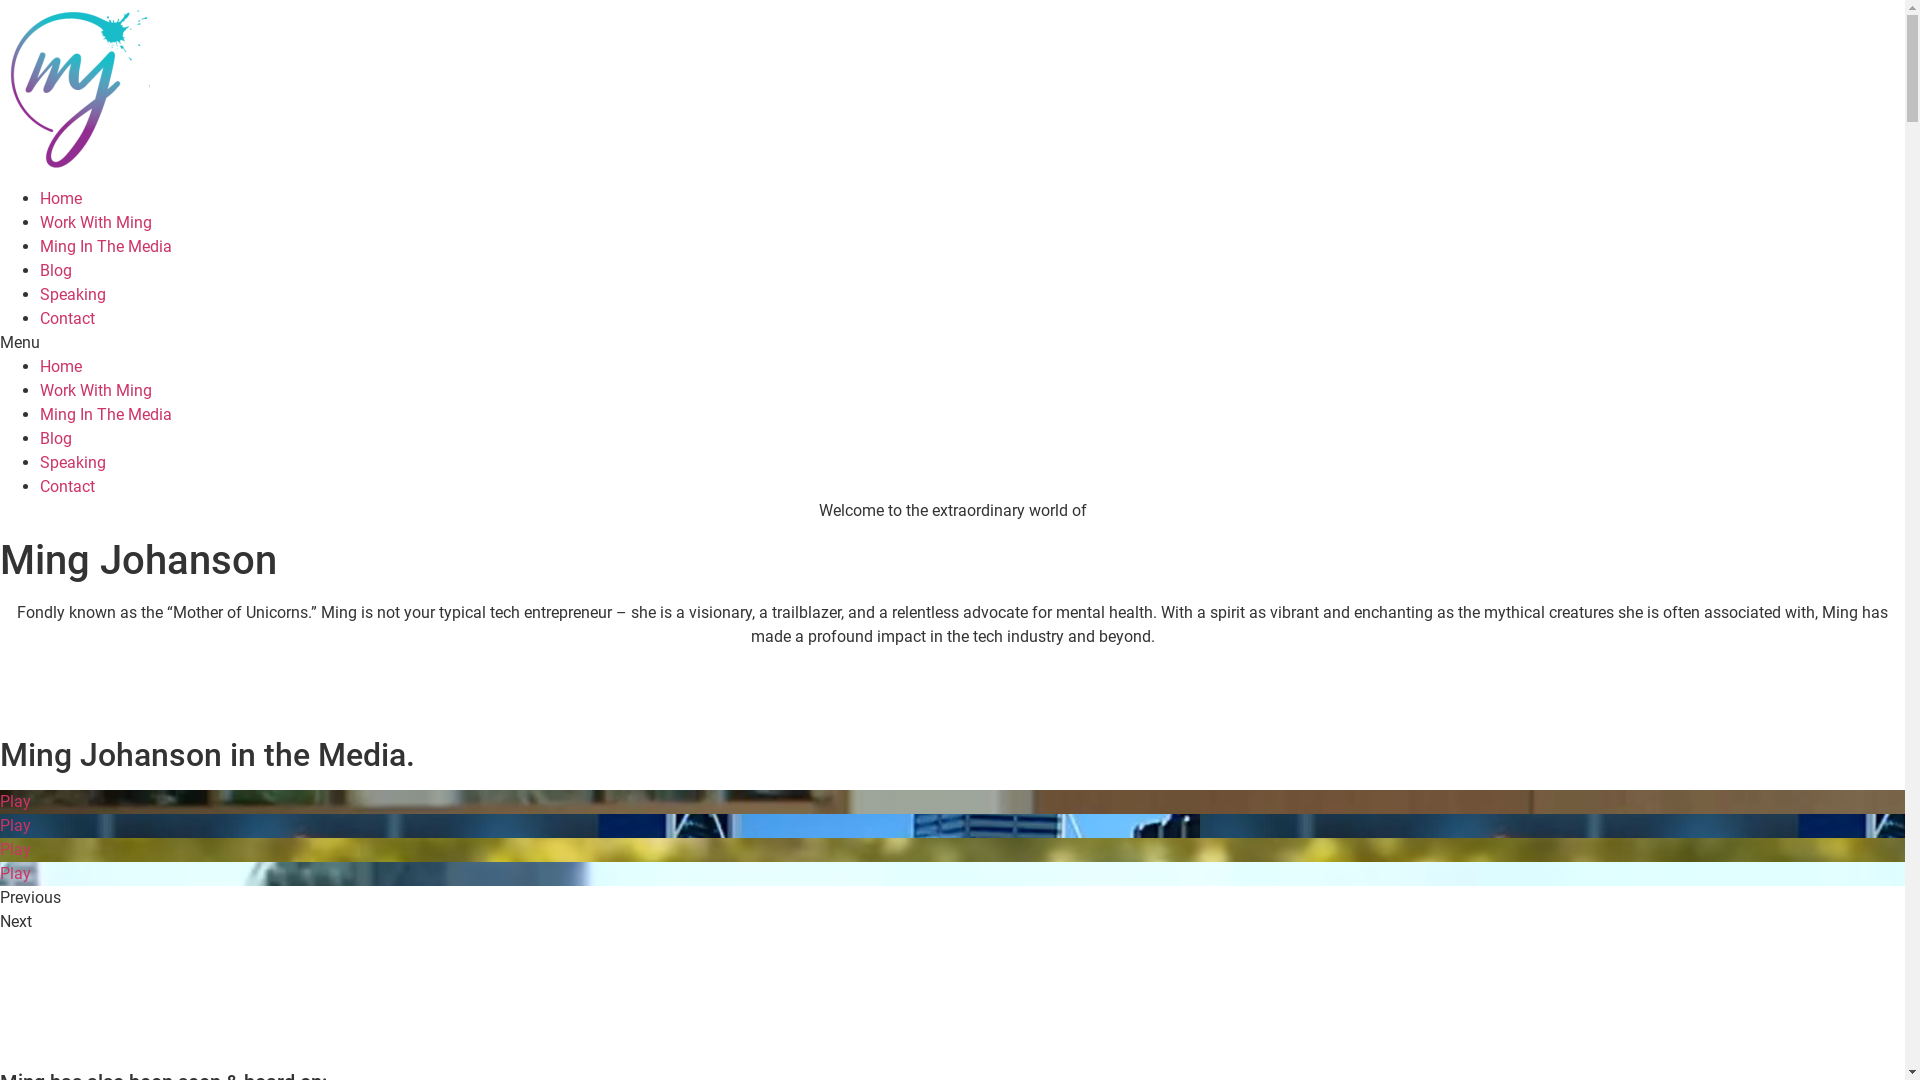 The width and height of the screenshot is (1920, 1080). Describe the element at coordinates (951, 825) in the screenshot. I see `'Play'` at that location.